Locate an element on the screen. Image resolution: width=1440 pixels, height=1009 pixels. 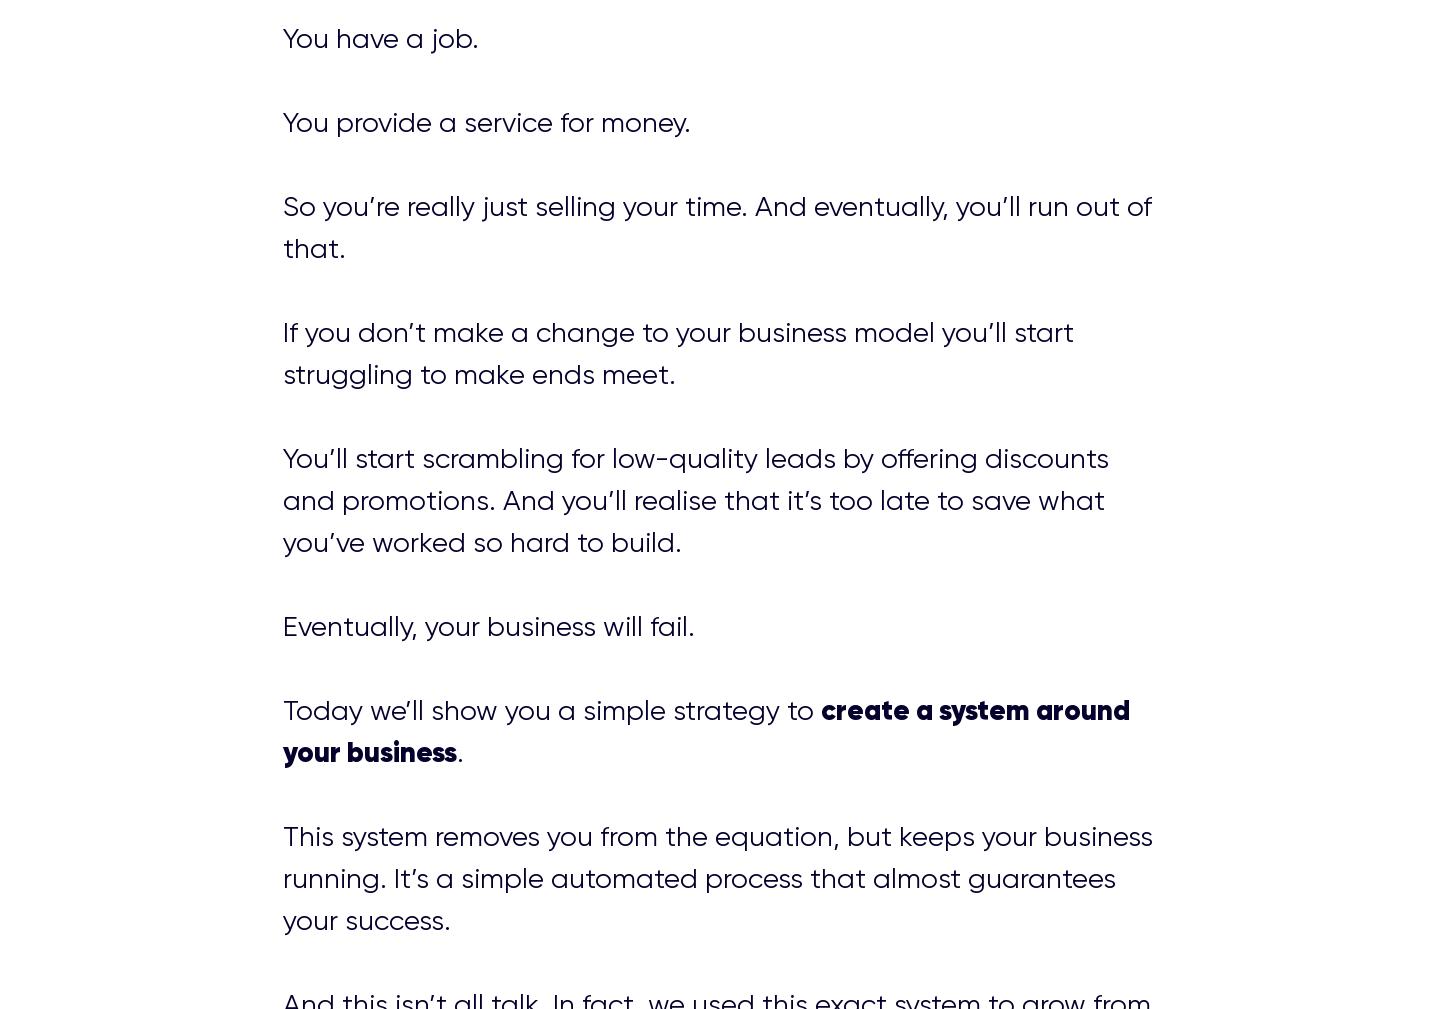
'If you don’t make a change to your business model you’ll start struggling to make ends meet.' is located at coordinates (280, 352).